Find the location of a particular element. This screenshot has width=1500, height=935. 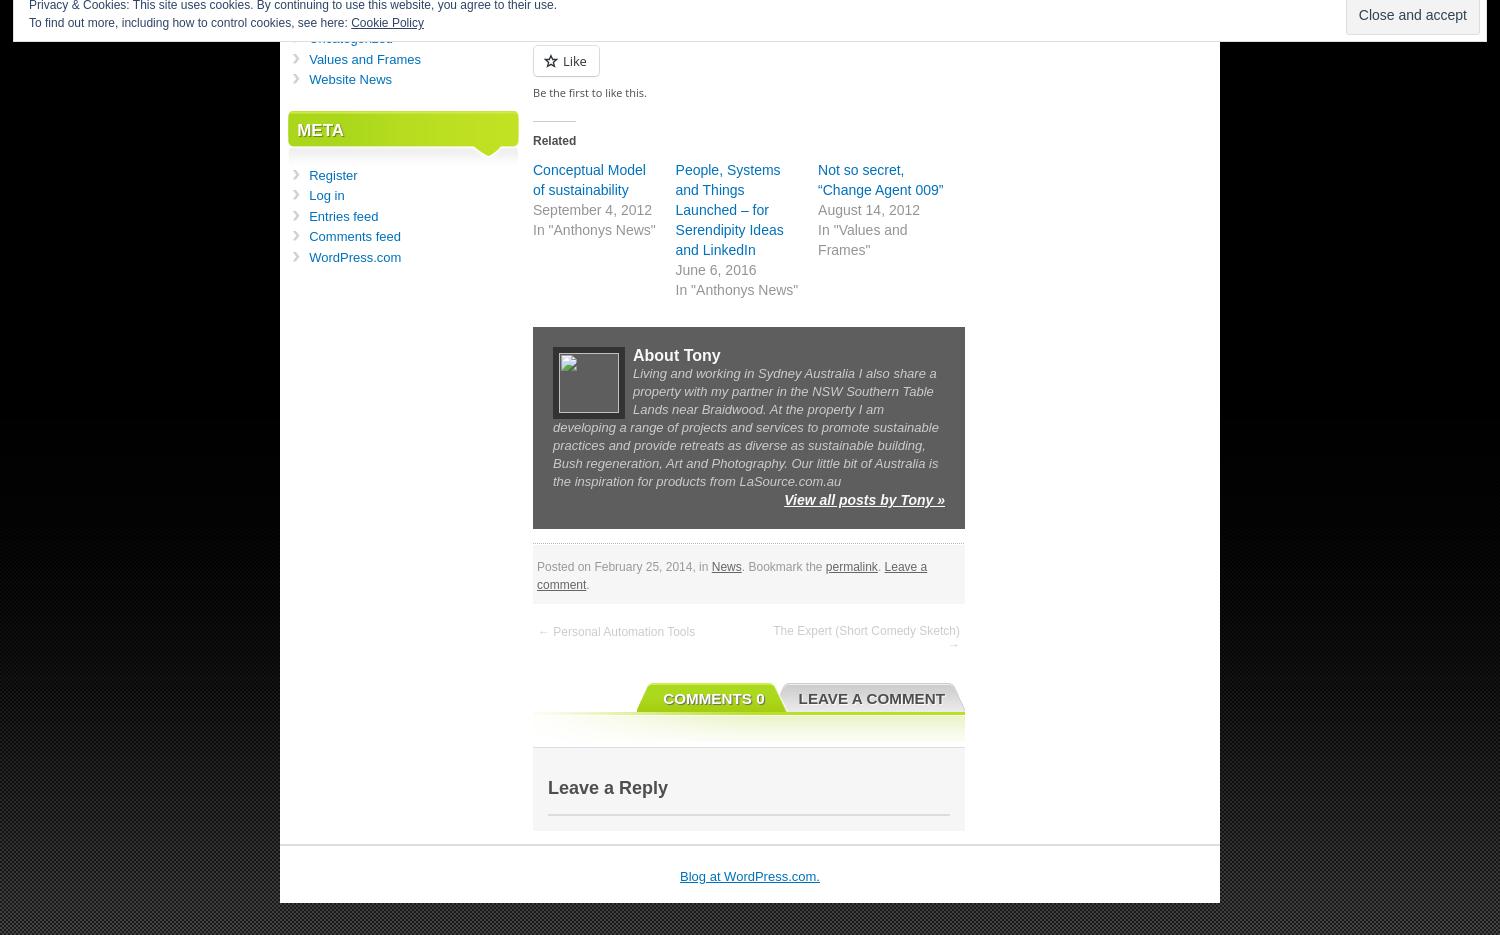

'Values and Frames' is located at coordinates (363, 58).